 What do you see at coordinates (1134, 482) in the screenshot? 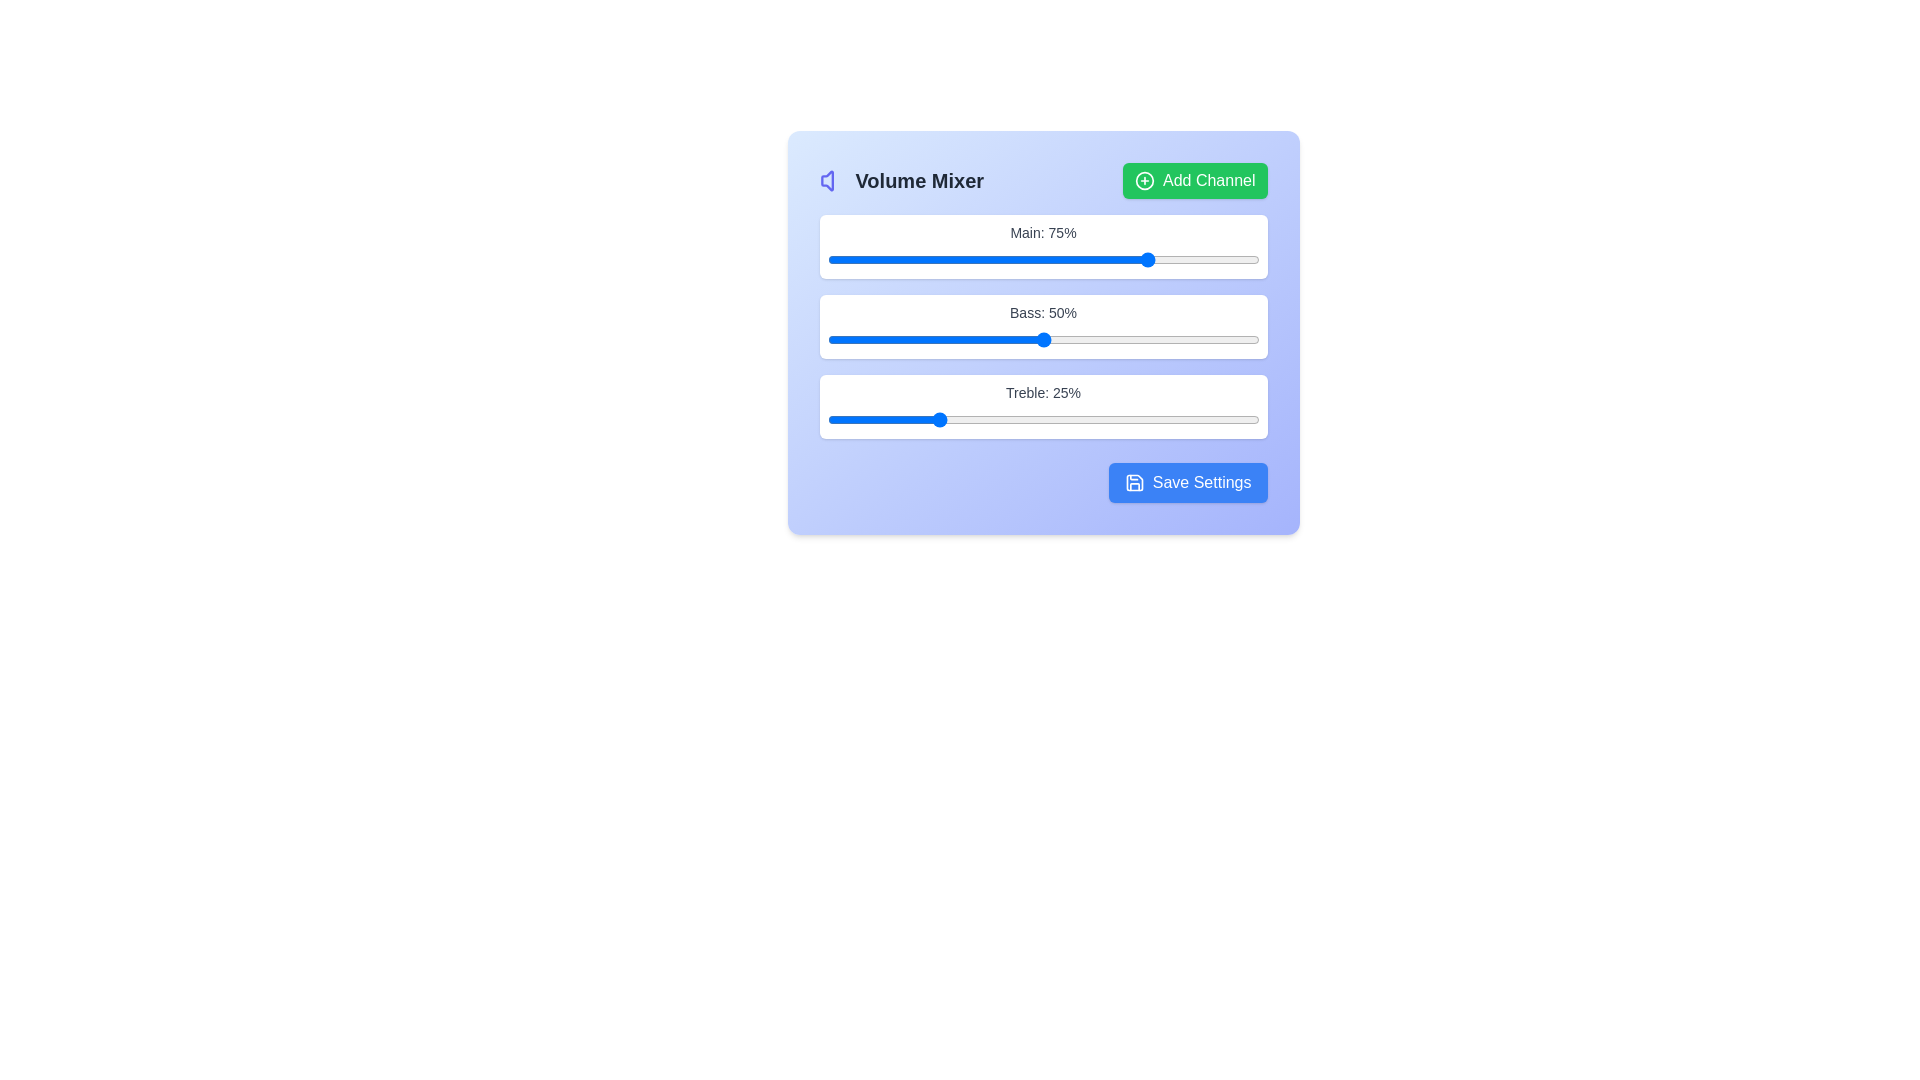
I see `the save icon within the 'Save Settings' button located at the bottom-right of the settings card` at bounding box center [1134, 482].